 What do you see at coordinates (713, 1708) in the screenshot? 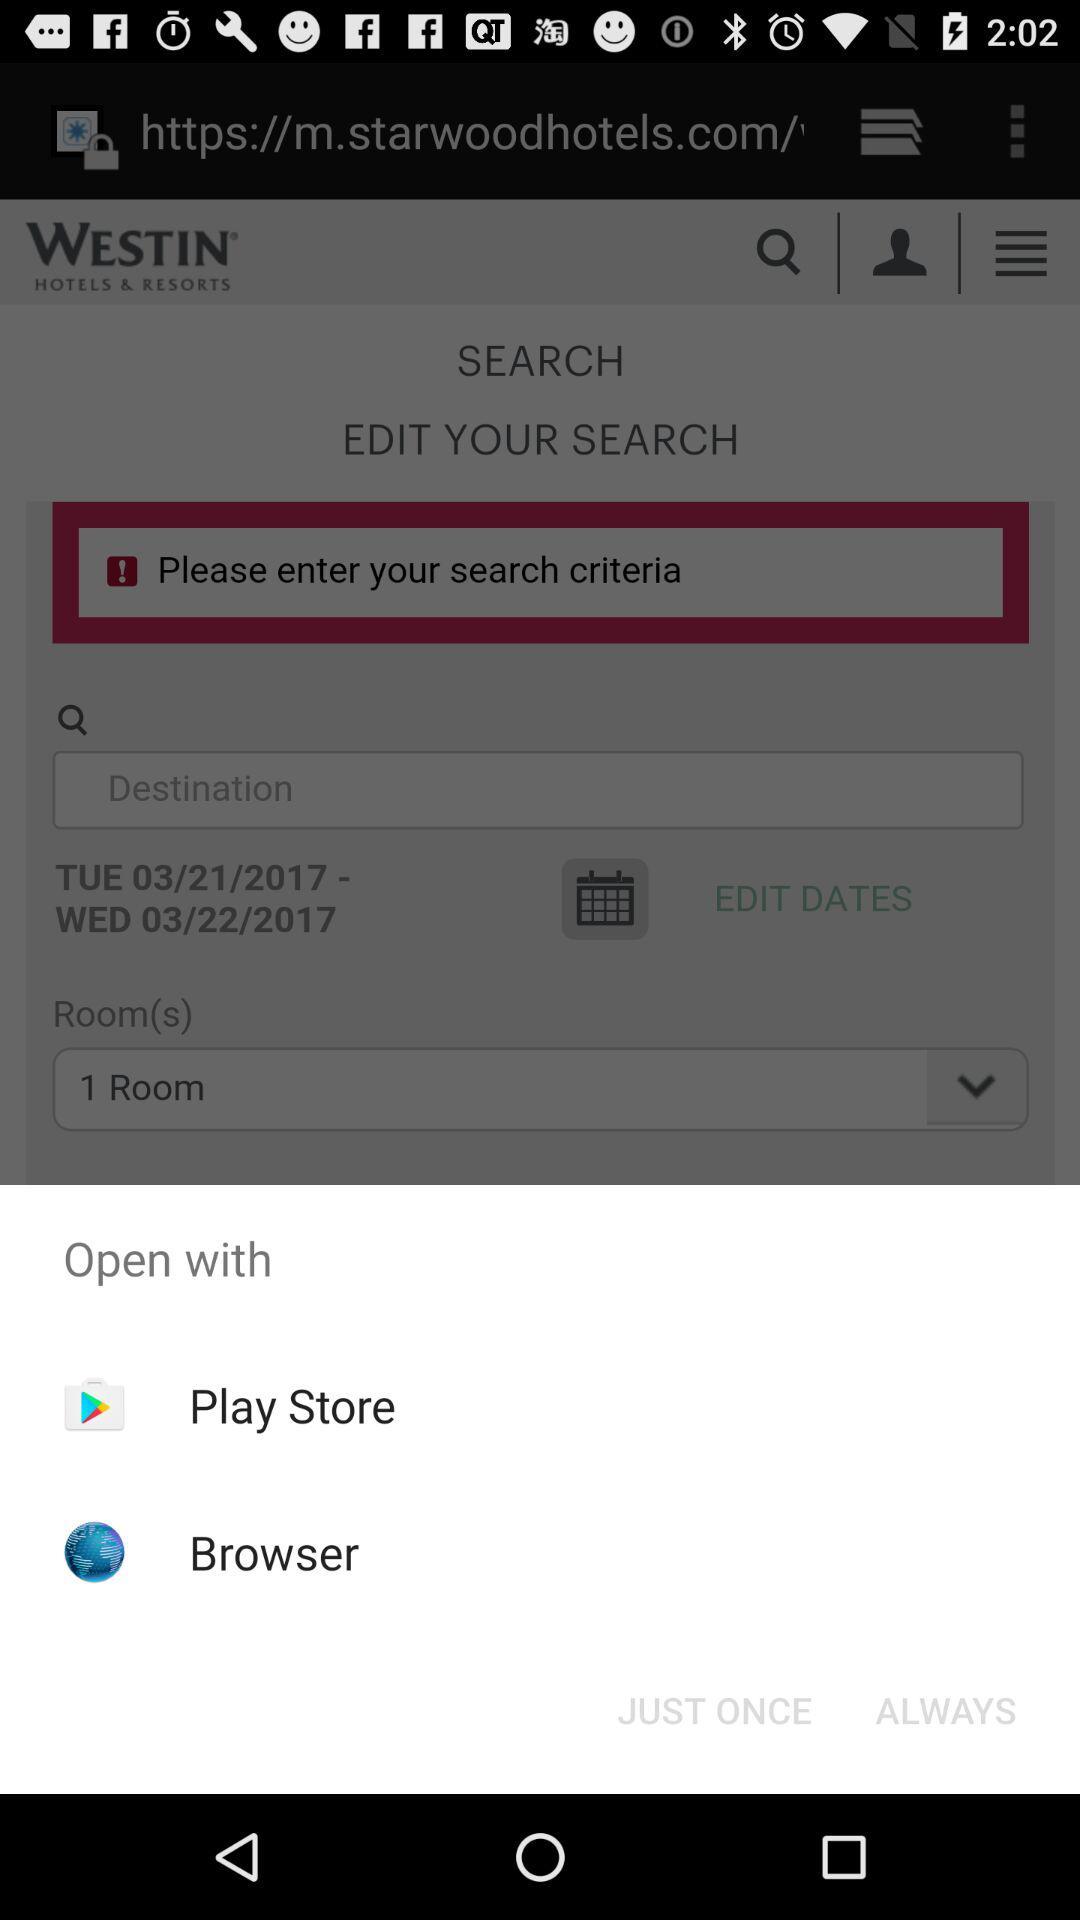
I see `the item to the left of the always` at bounding box center [713, 1708].